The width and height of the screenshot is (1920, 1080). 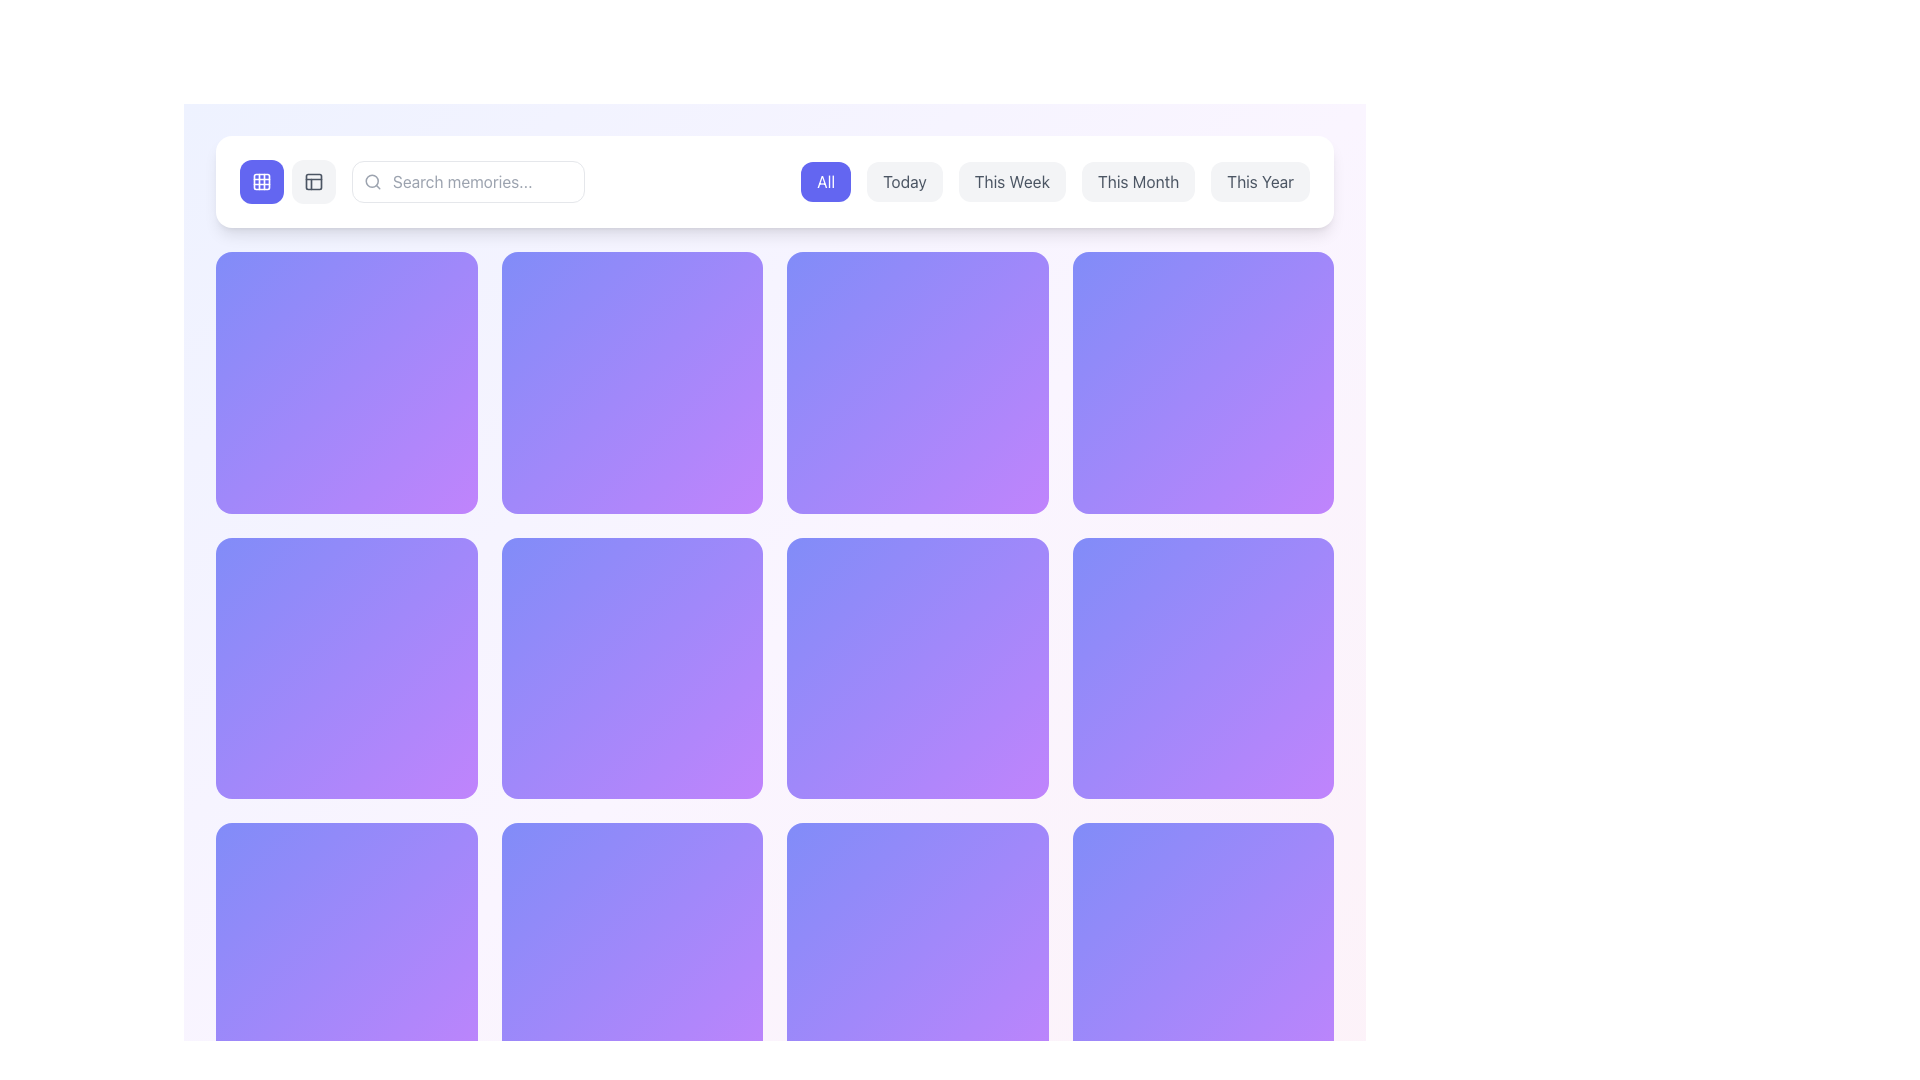 I want to click on displayed texts and icons from the compound UI element that shows the date '2024-10-09' and the number '86', along with a clock and heart icon, located at the bottom-left corner of the interface, so click(x=281, y=1045).